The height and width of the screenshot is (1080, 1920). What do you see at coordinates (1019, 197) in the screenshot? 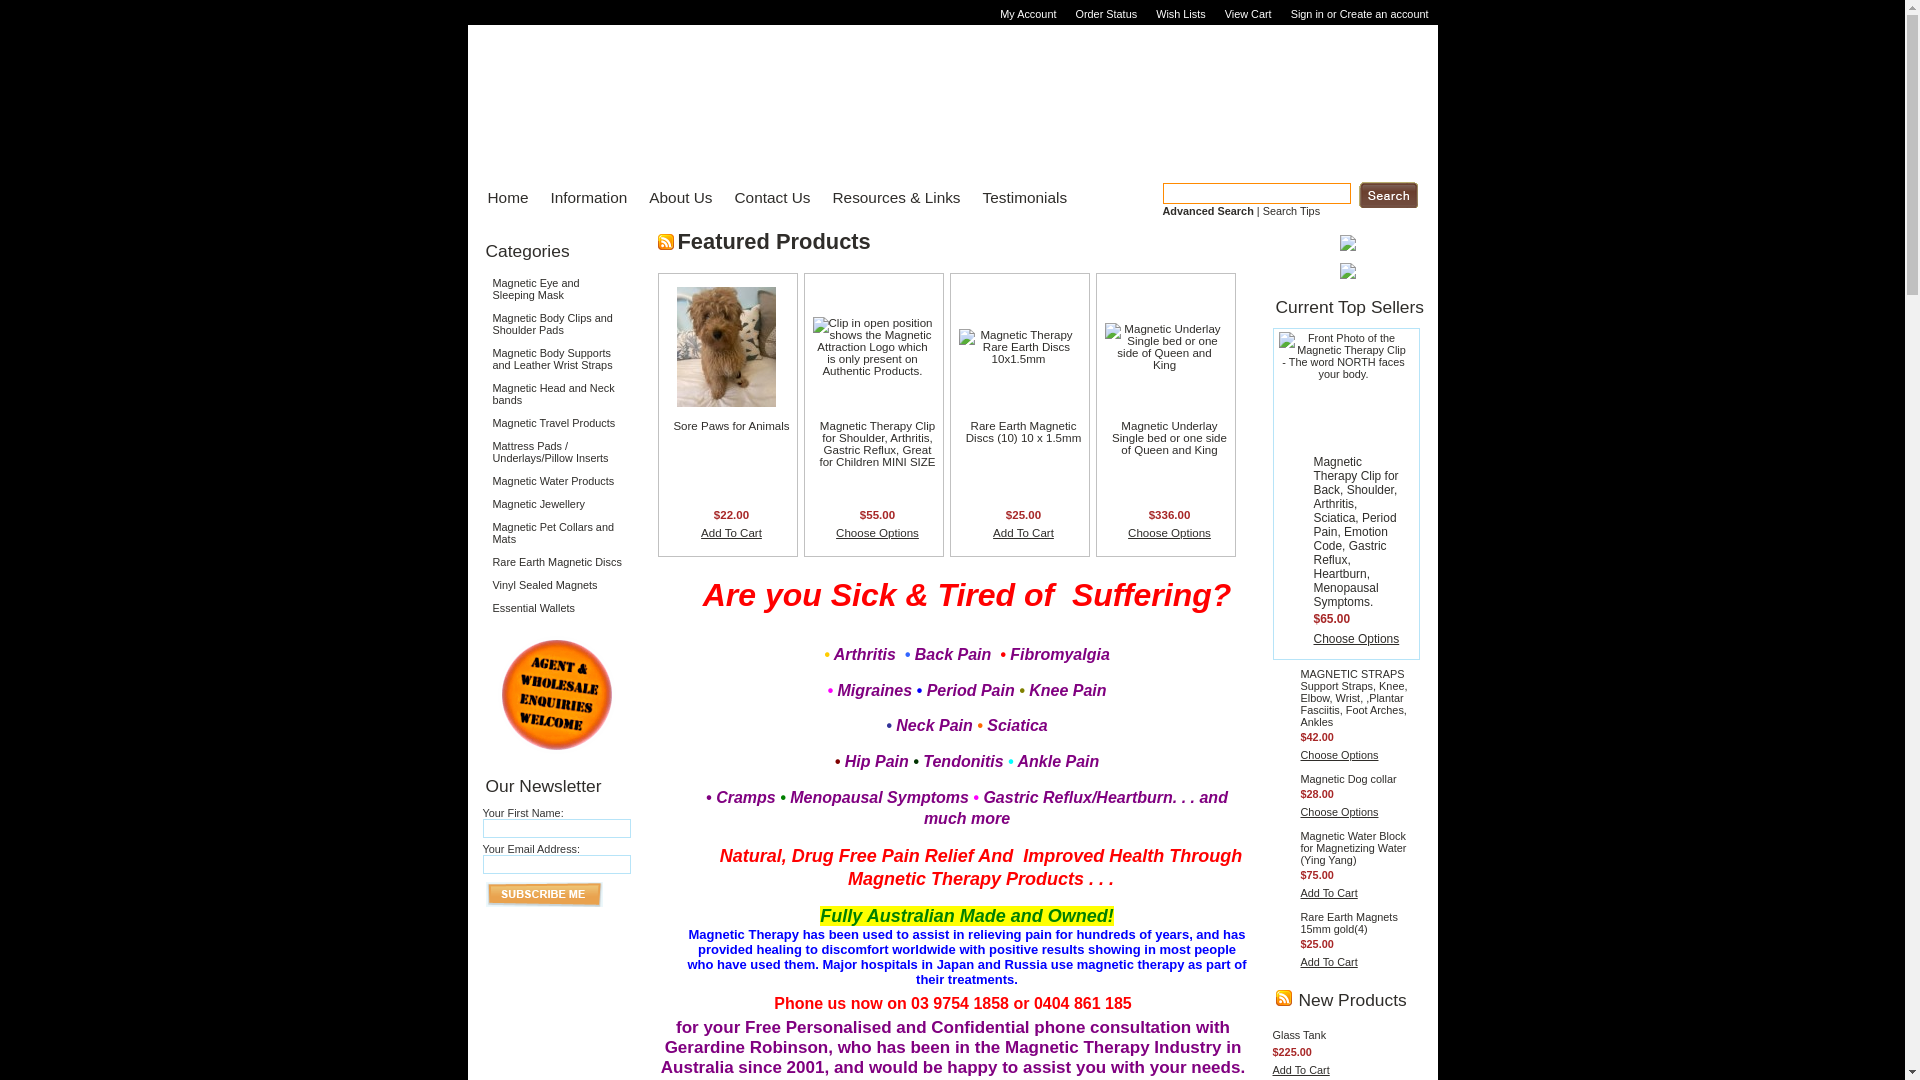
I see `'Testimonials'` at bounding box center [1019, 197].